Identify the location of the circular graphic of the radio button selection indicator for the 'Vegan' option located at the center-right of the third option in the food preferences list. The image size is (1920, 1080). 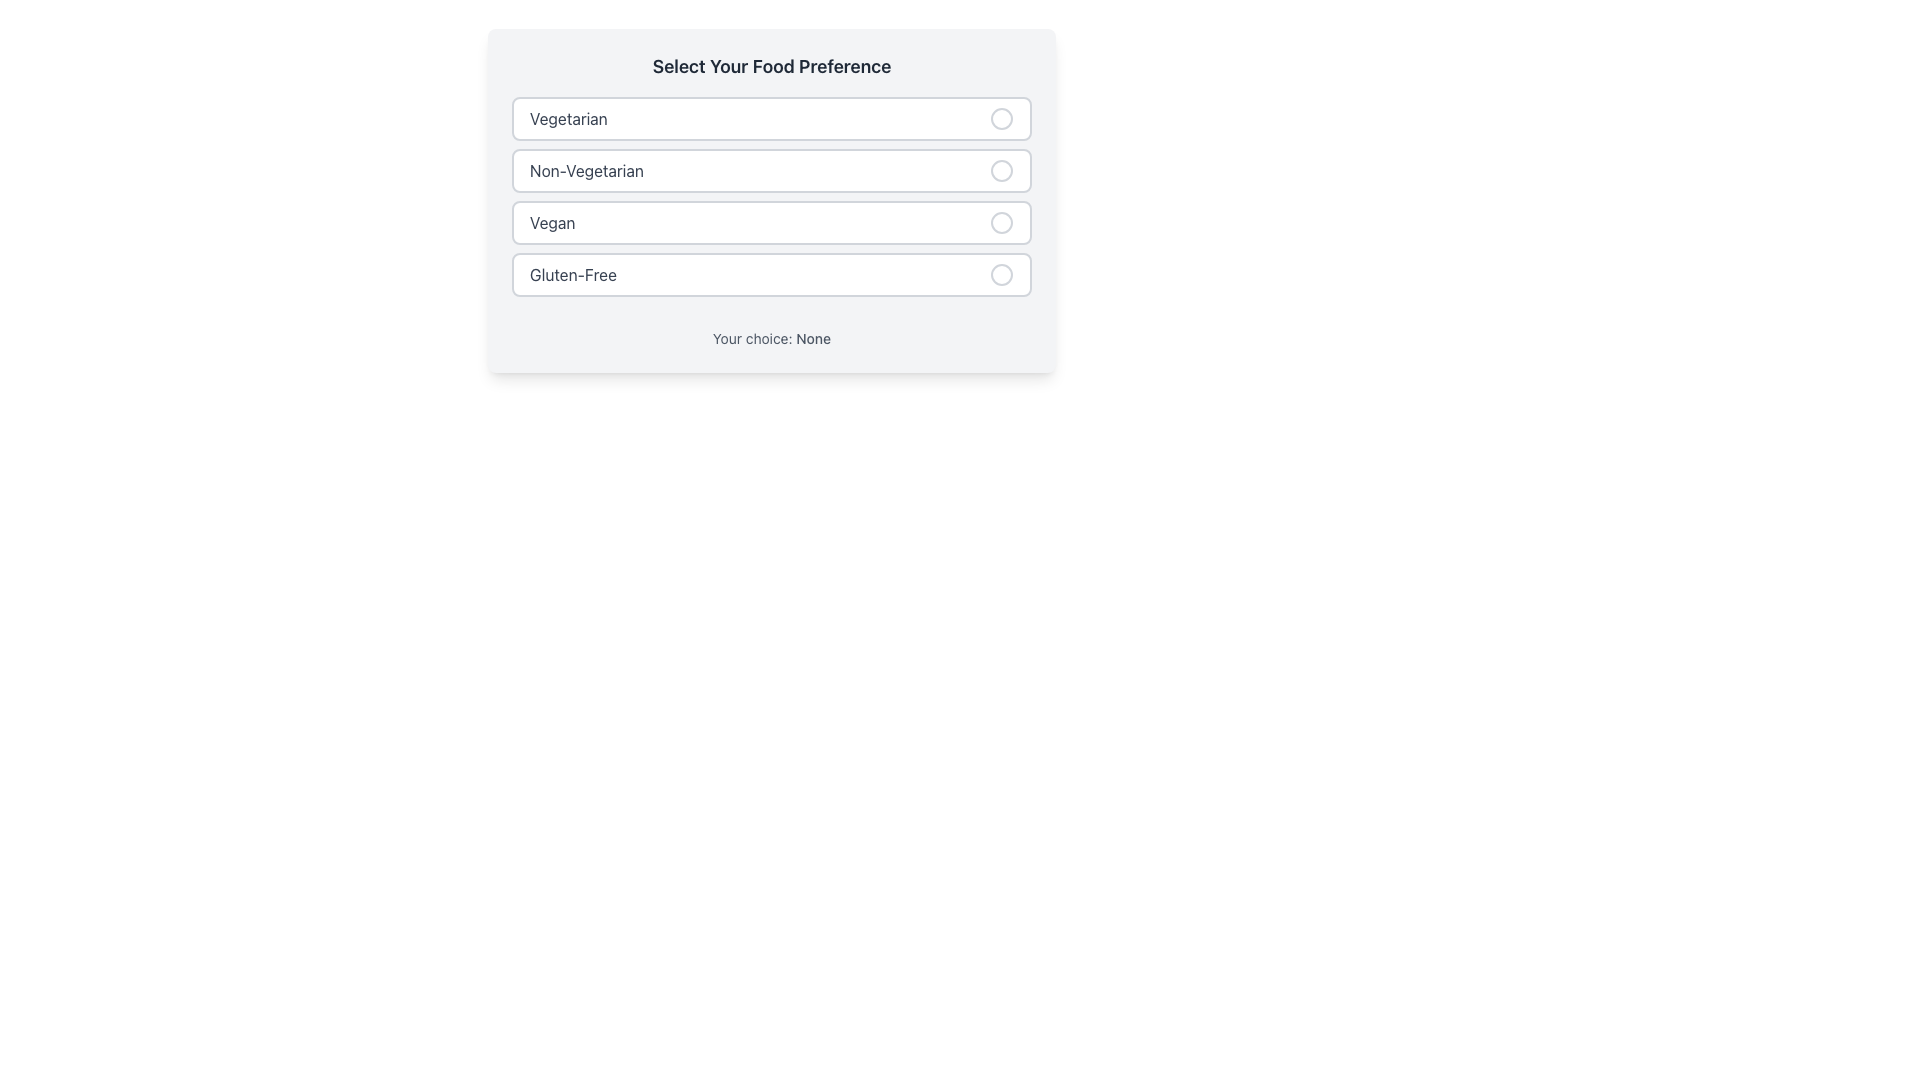
(1002, 223).